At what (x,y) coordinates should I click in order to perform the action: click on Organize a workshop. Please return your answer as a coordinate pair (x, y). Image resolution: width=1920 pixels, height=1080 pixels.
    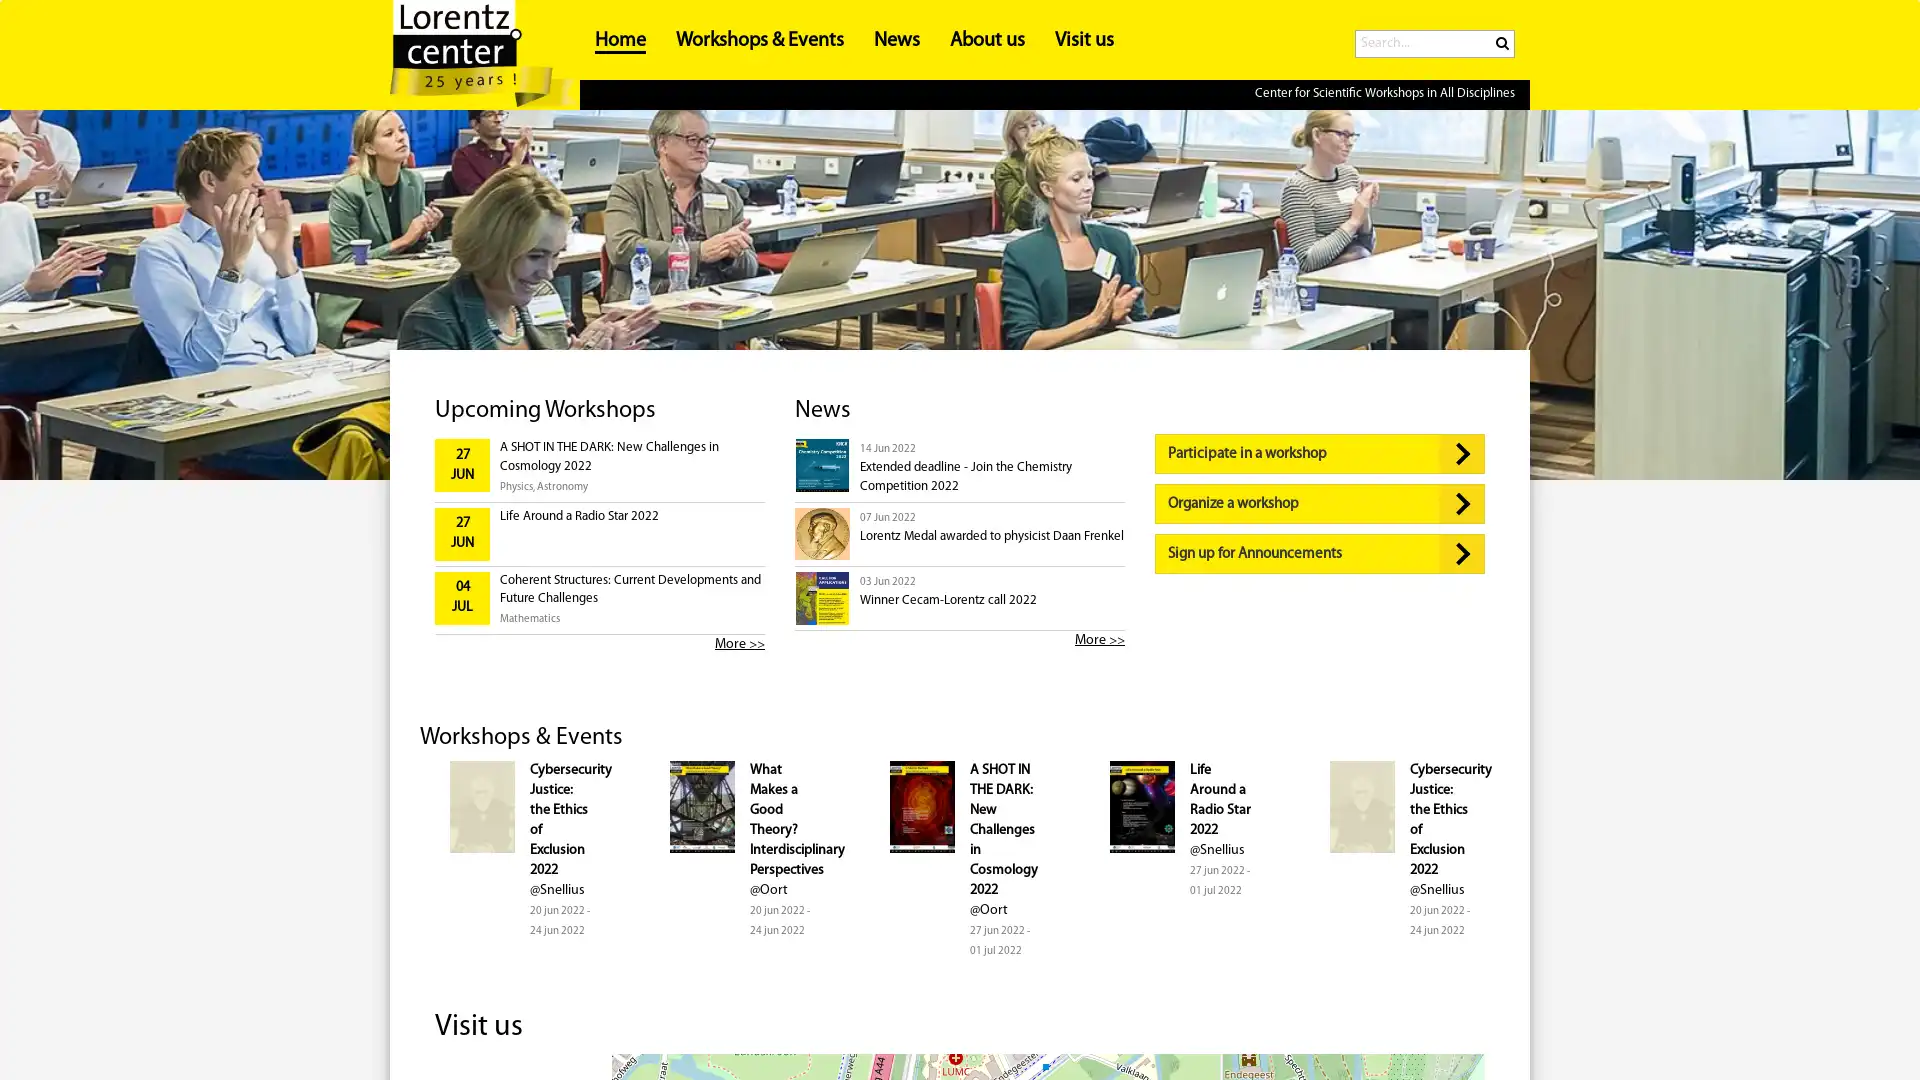
    Looking at the image, I should click on (1320, 503).